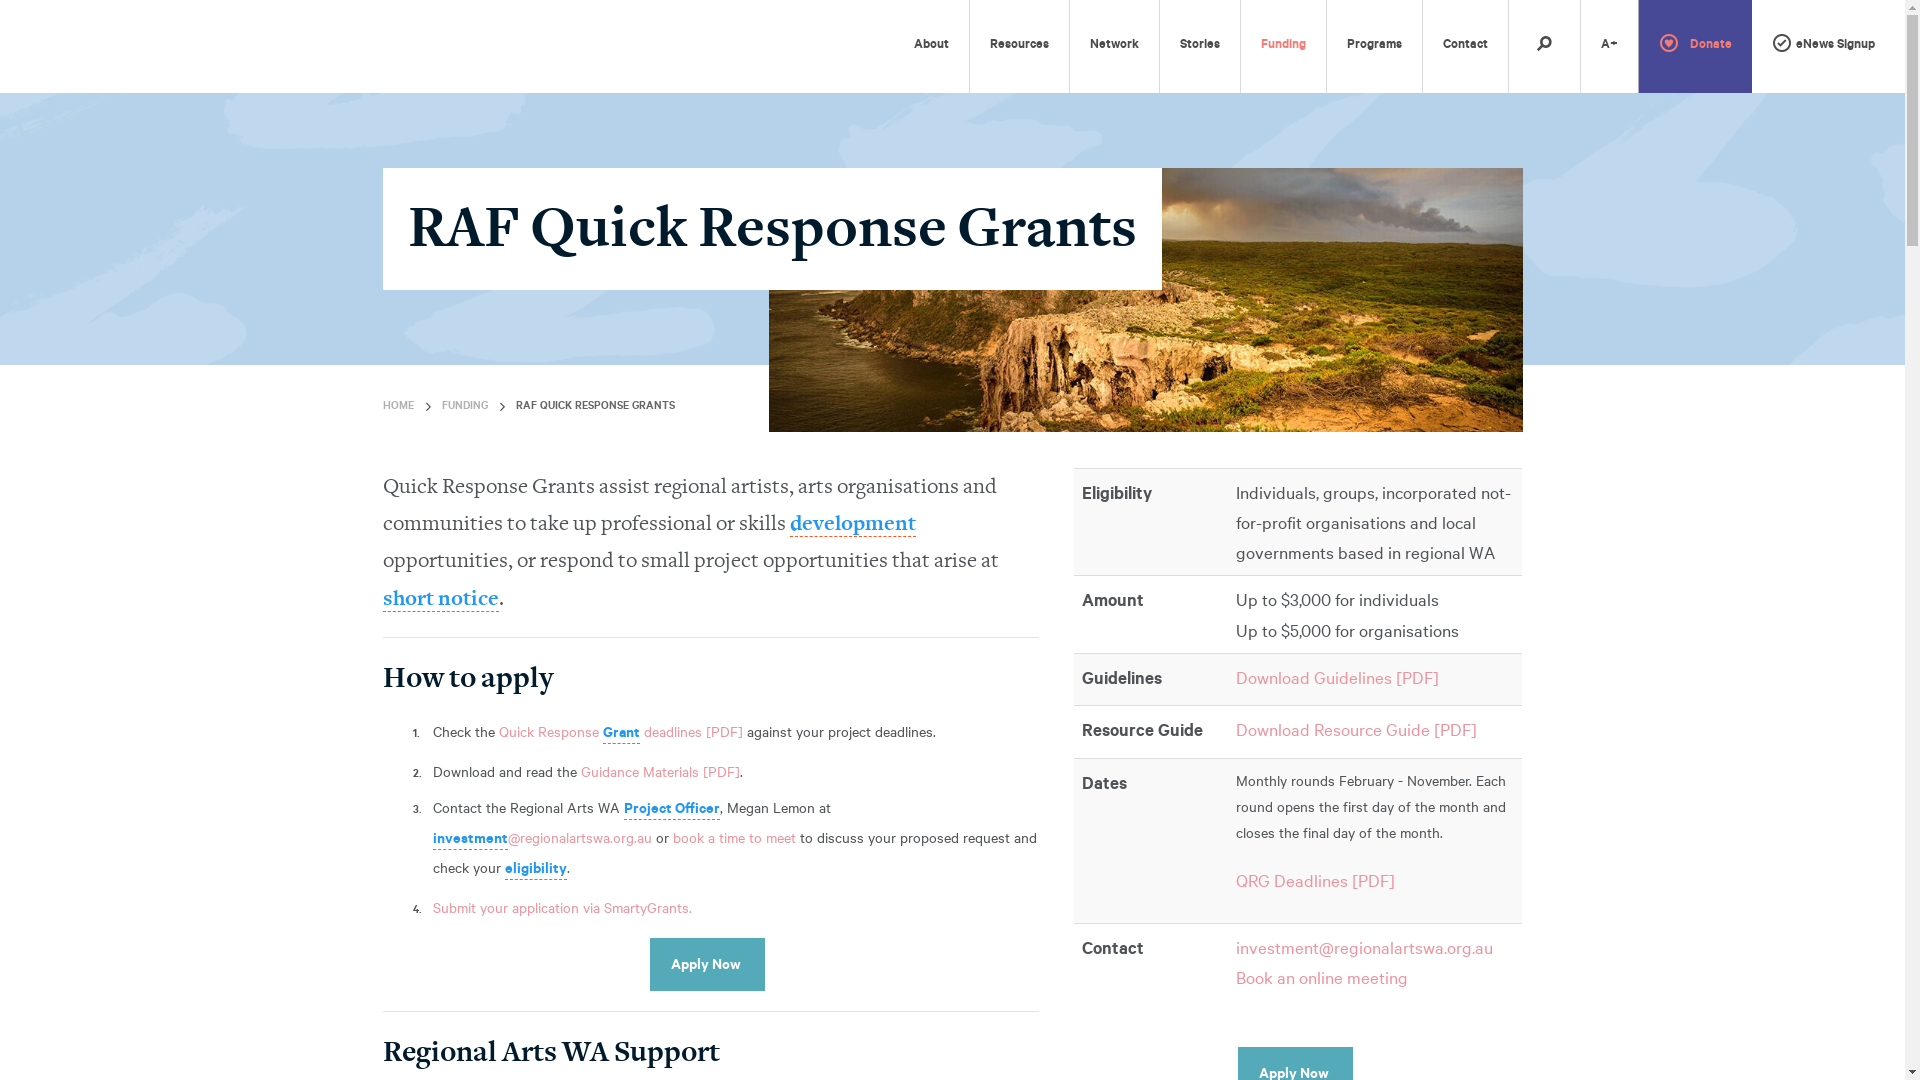 The image size is (1920, 1080). What do you see at coordinates (397, 406) in the screenshot?
I see `'HOME'` at bounding box center [397, 406].